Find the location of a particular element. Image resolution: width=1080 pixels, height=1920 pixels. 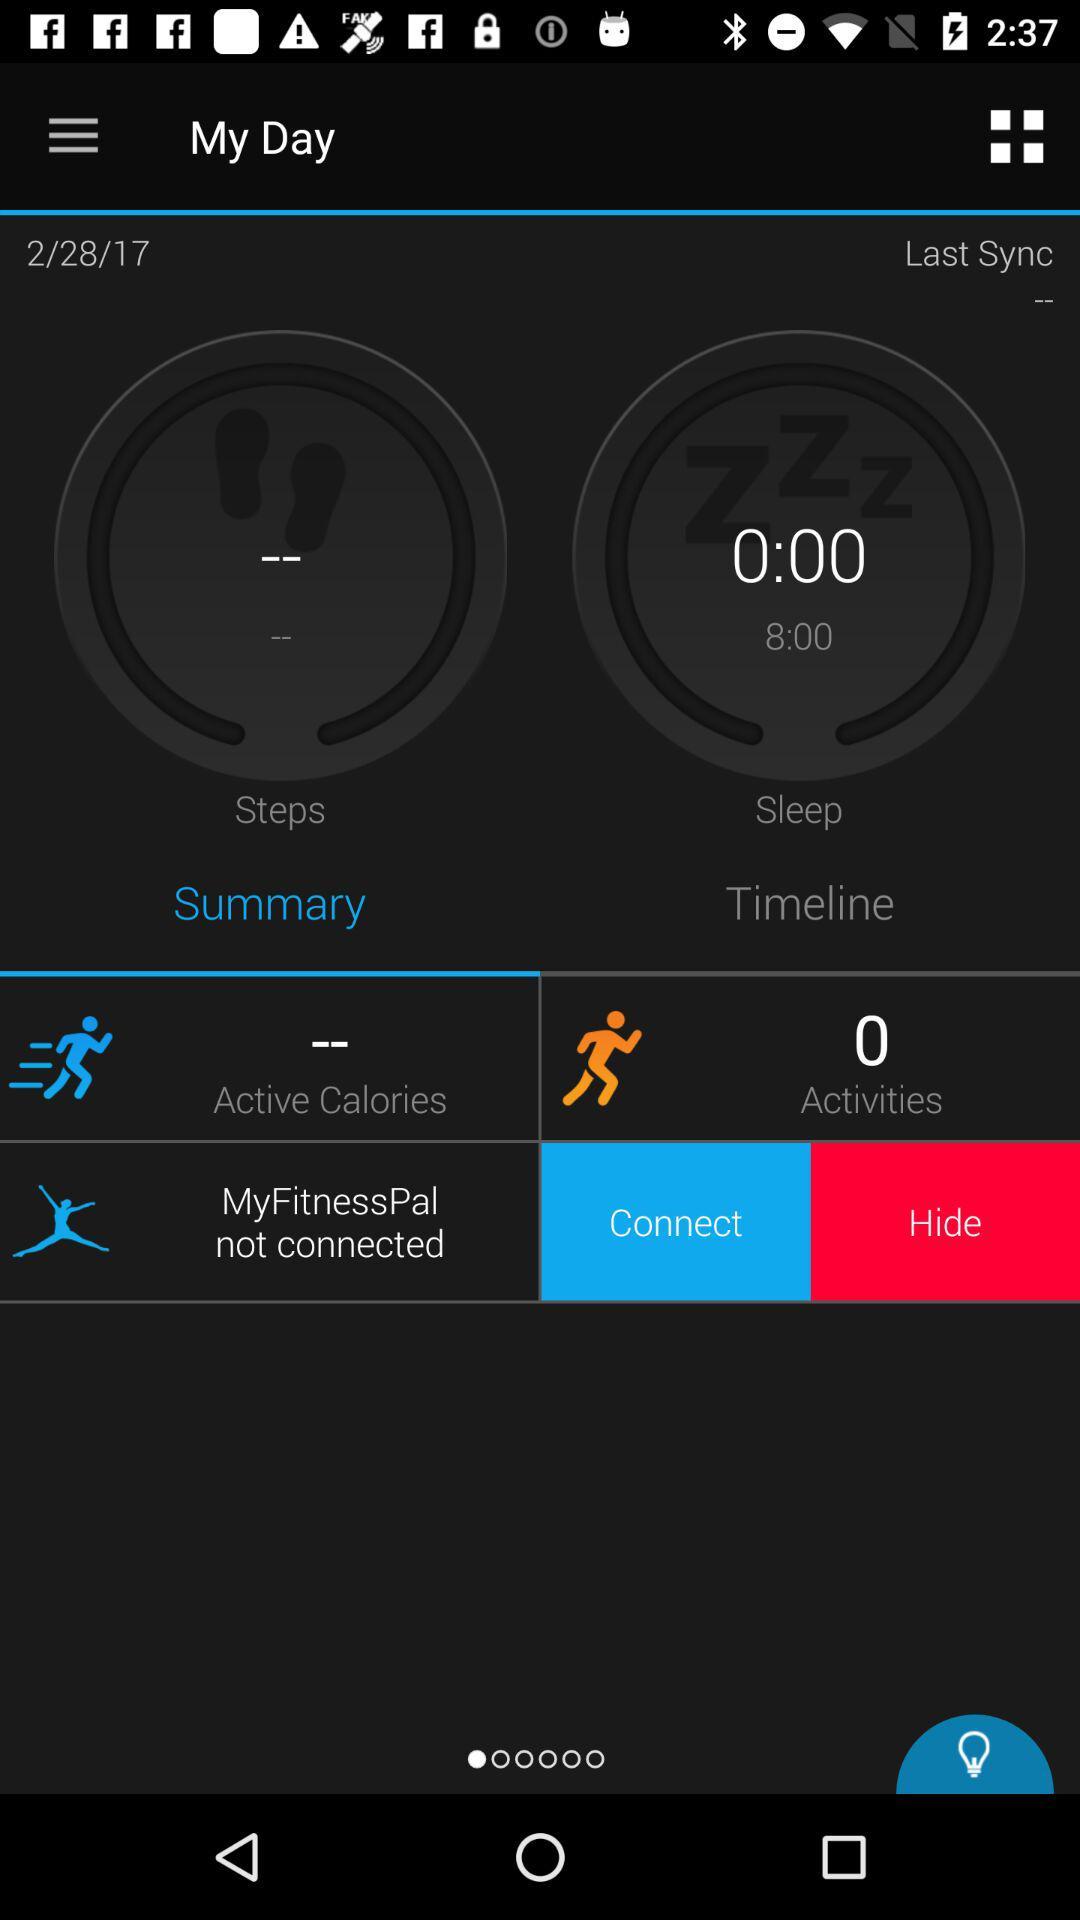

enter connect right to hide is located at coordinates (675, 1221).